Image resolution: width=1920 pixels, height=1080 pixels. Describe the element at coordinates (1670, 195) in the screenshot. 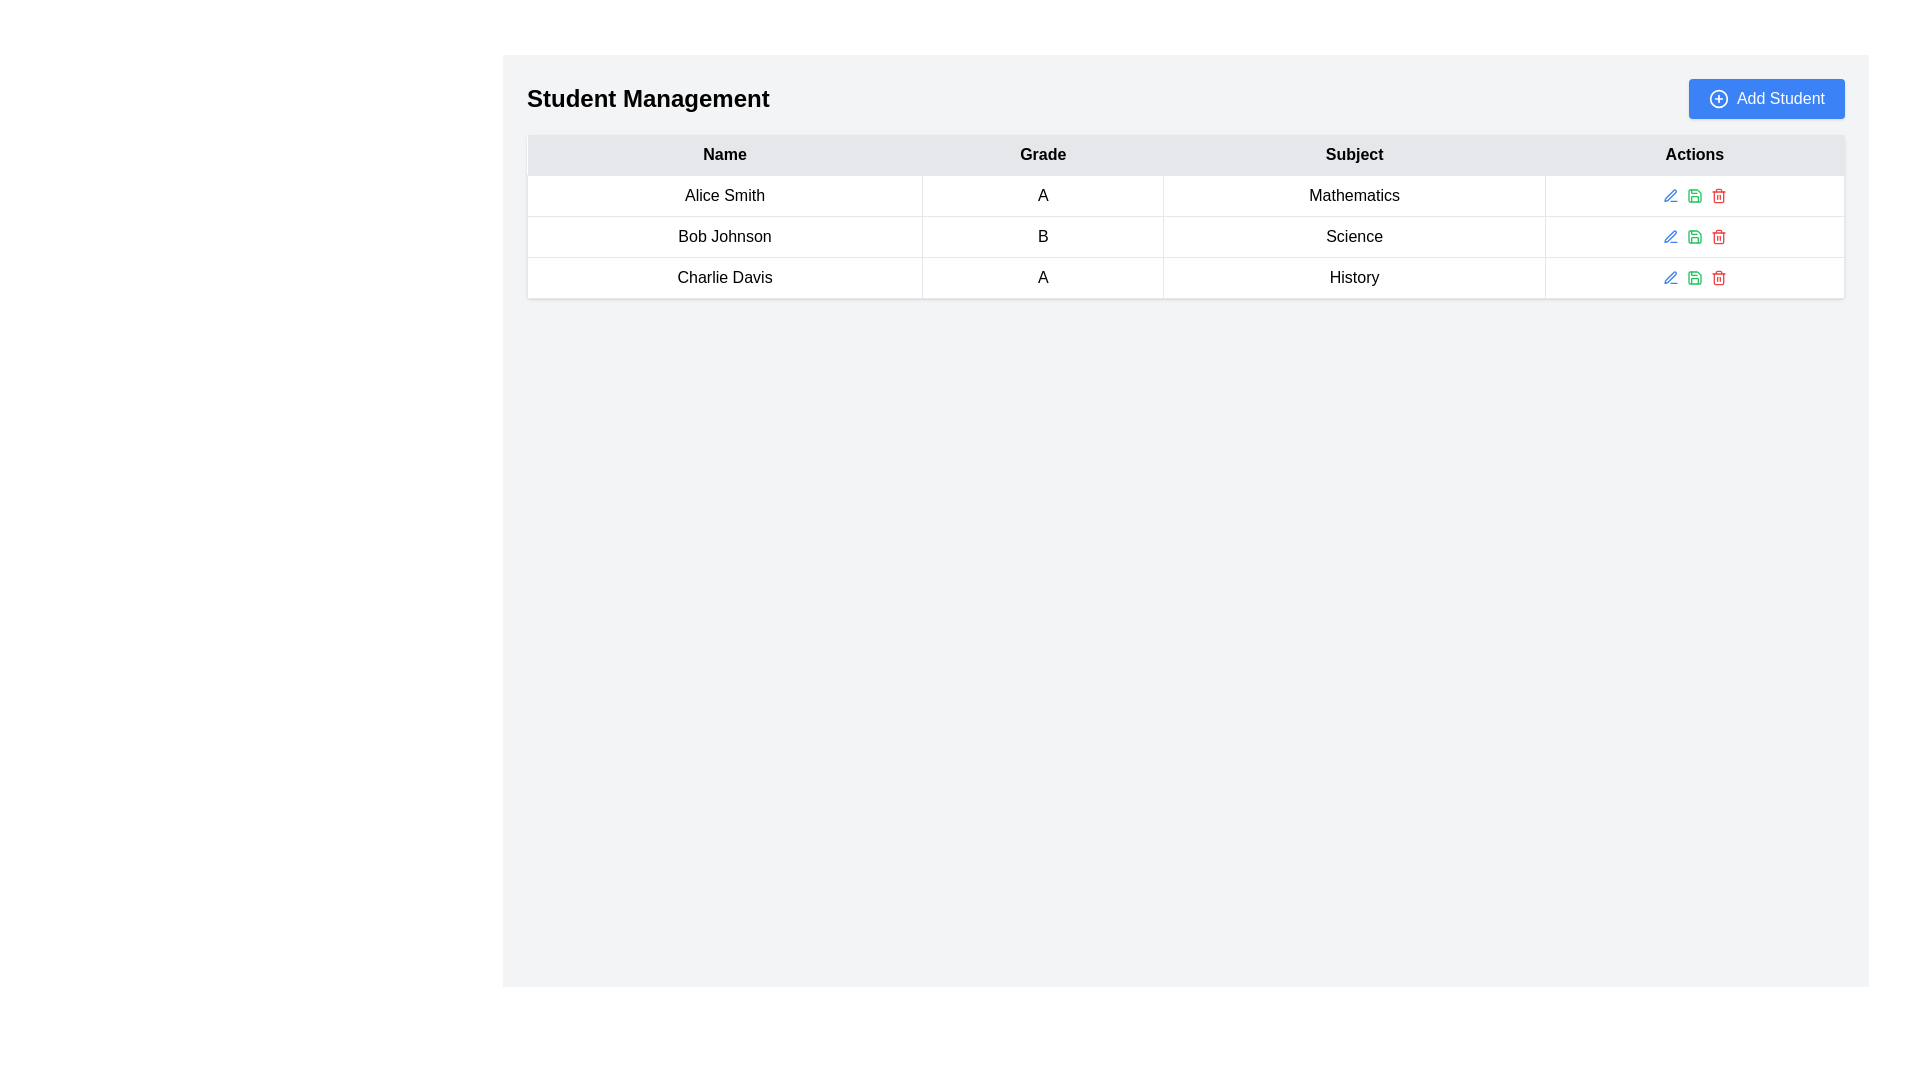

I see `the editing icon located in the 'Actions' column of the table, specifically aligned with the 'Science' entry in the second row` at that location.